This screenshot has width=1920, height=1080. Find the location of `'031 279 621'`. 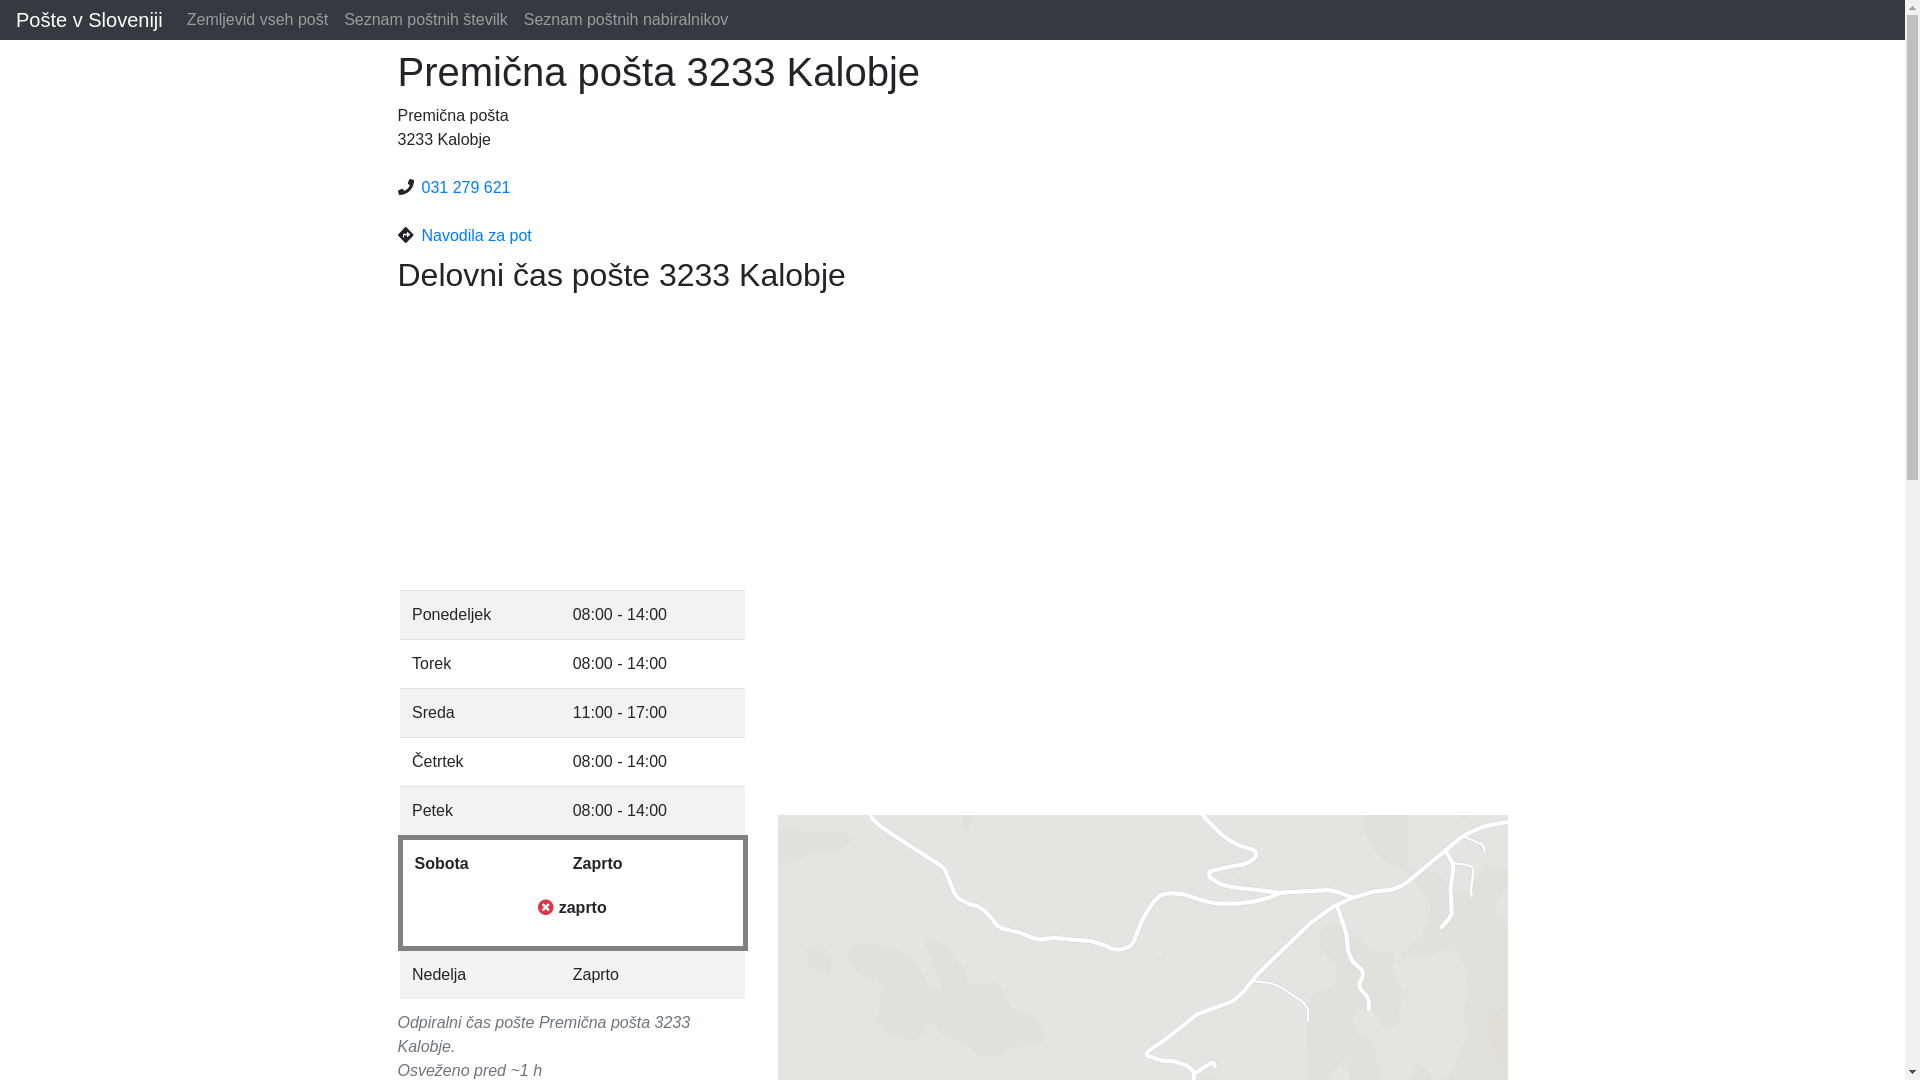

'031 279 621' is located at coordinates (465, 187).